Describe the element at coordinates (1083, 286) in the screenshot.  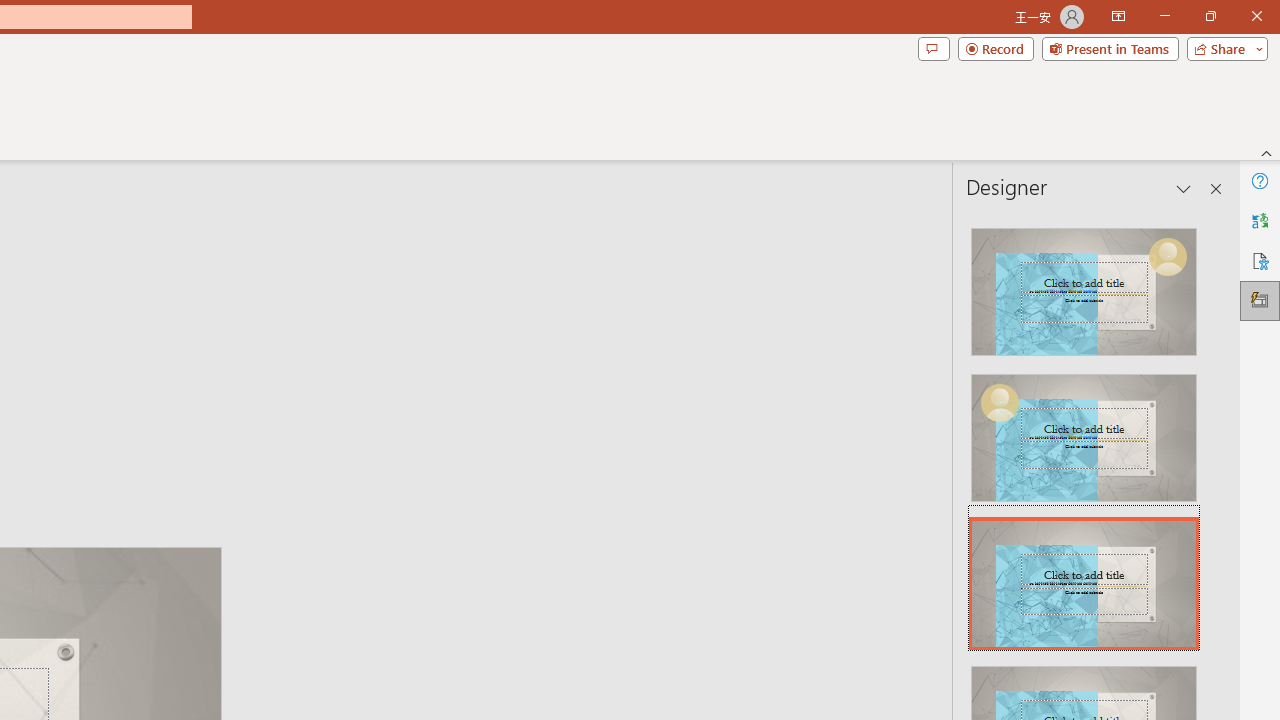
I see `'Recommended Design: Design Idea'` at that location.